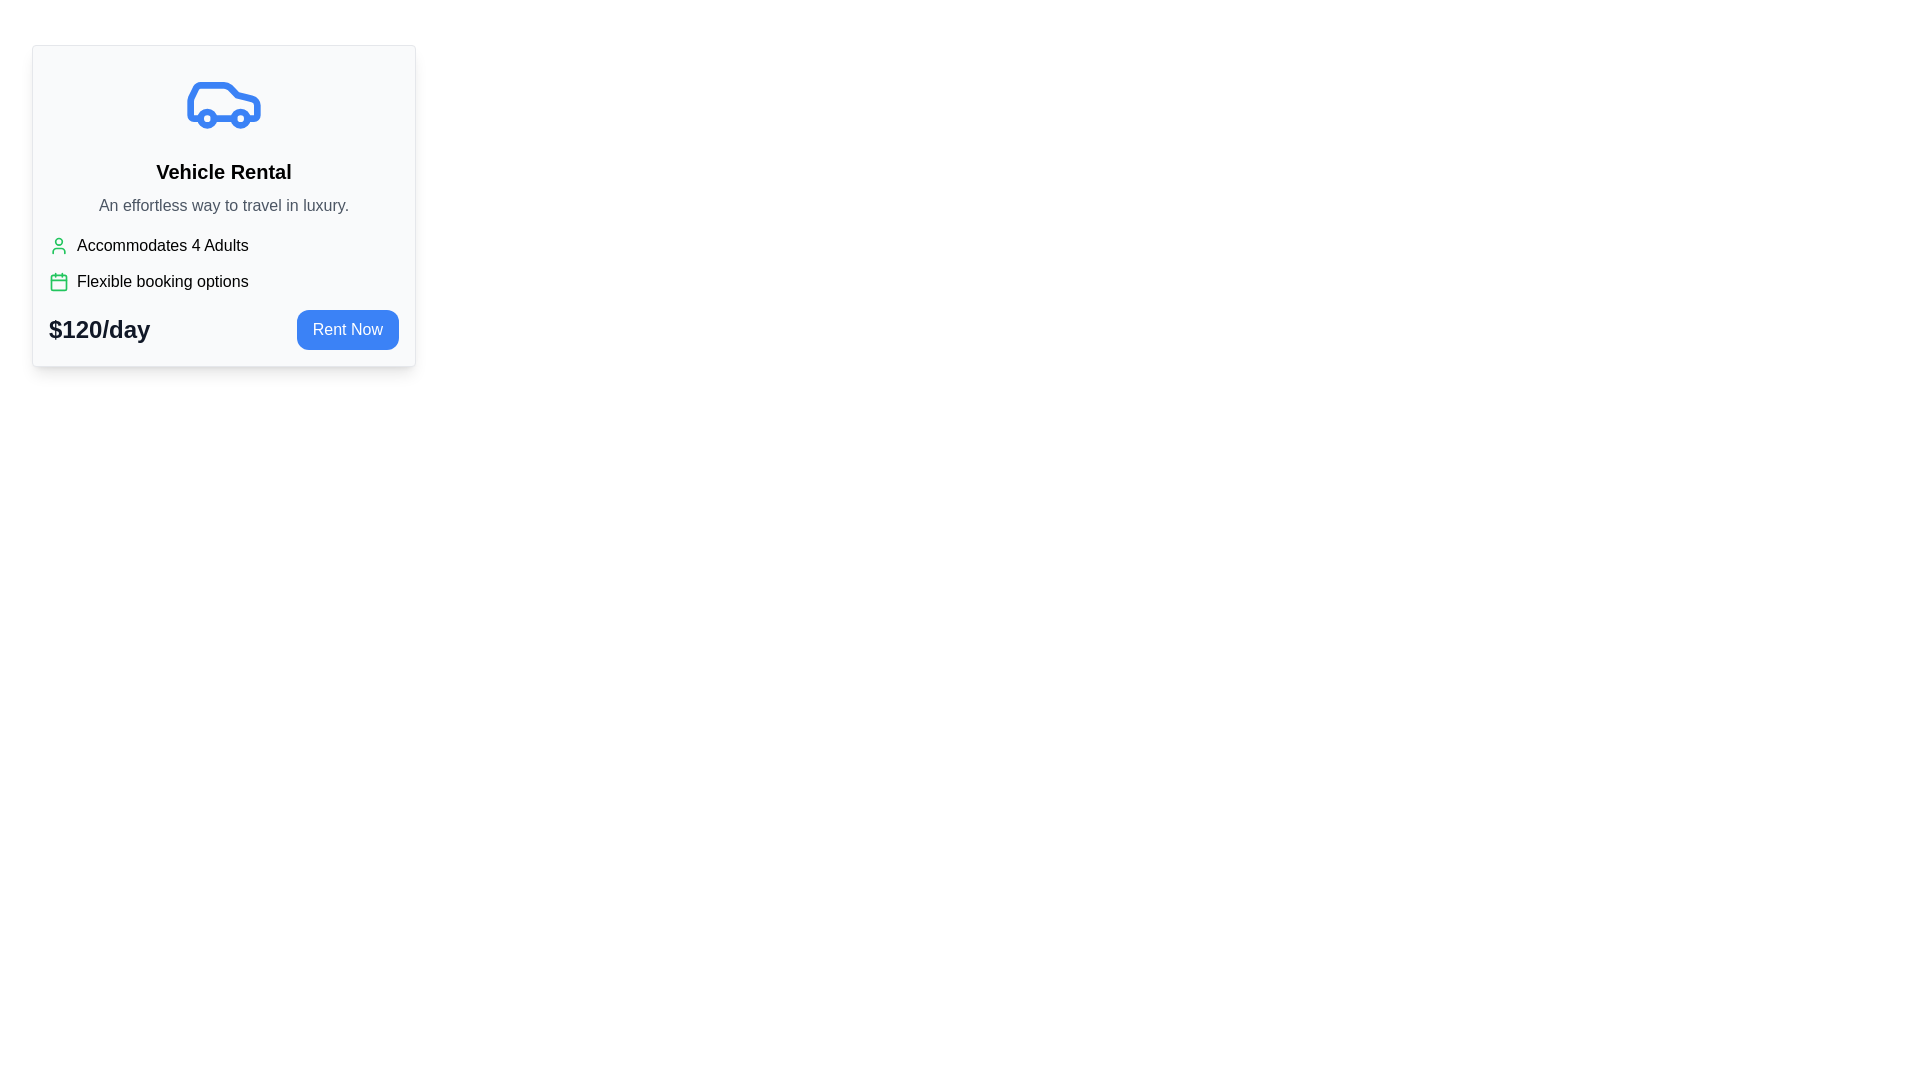  I want to click on the central part of the car shape in the vehicle rental service icon, located in the upper section of the information card, so click(224, 101).